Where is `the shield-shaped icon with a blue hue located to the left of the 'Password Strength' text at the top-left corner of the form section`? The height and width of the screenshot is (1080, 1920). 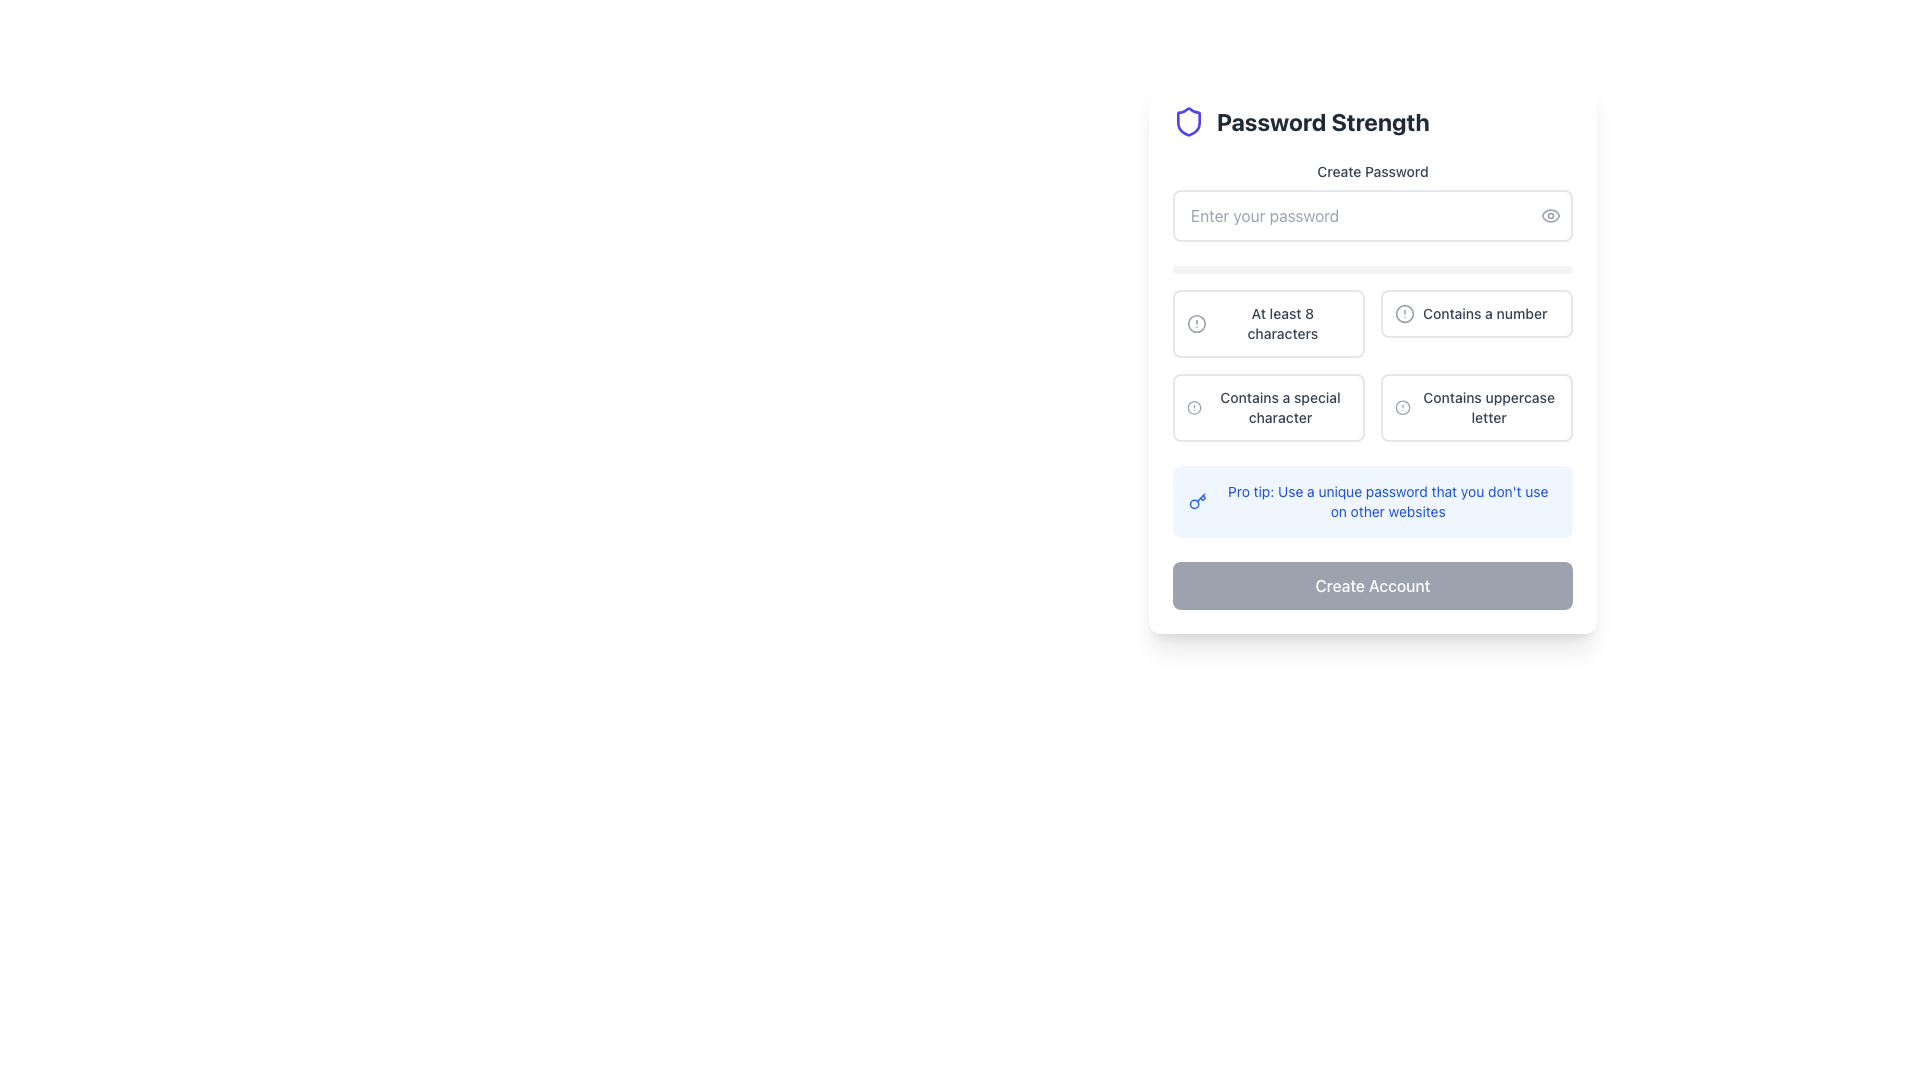
the shield-shaped icon with a blue hue located to the left of the 'Password Strength' text at the top-left corner of the form section is located at coordinates (1189, 122).